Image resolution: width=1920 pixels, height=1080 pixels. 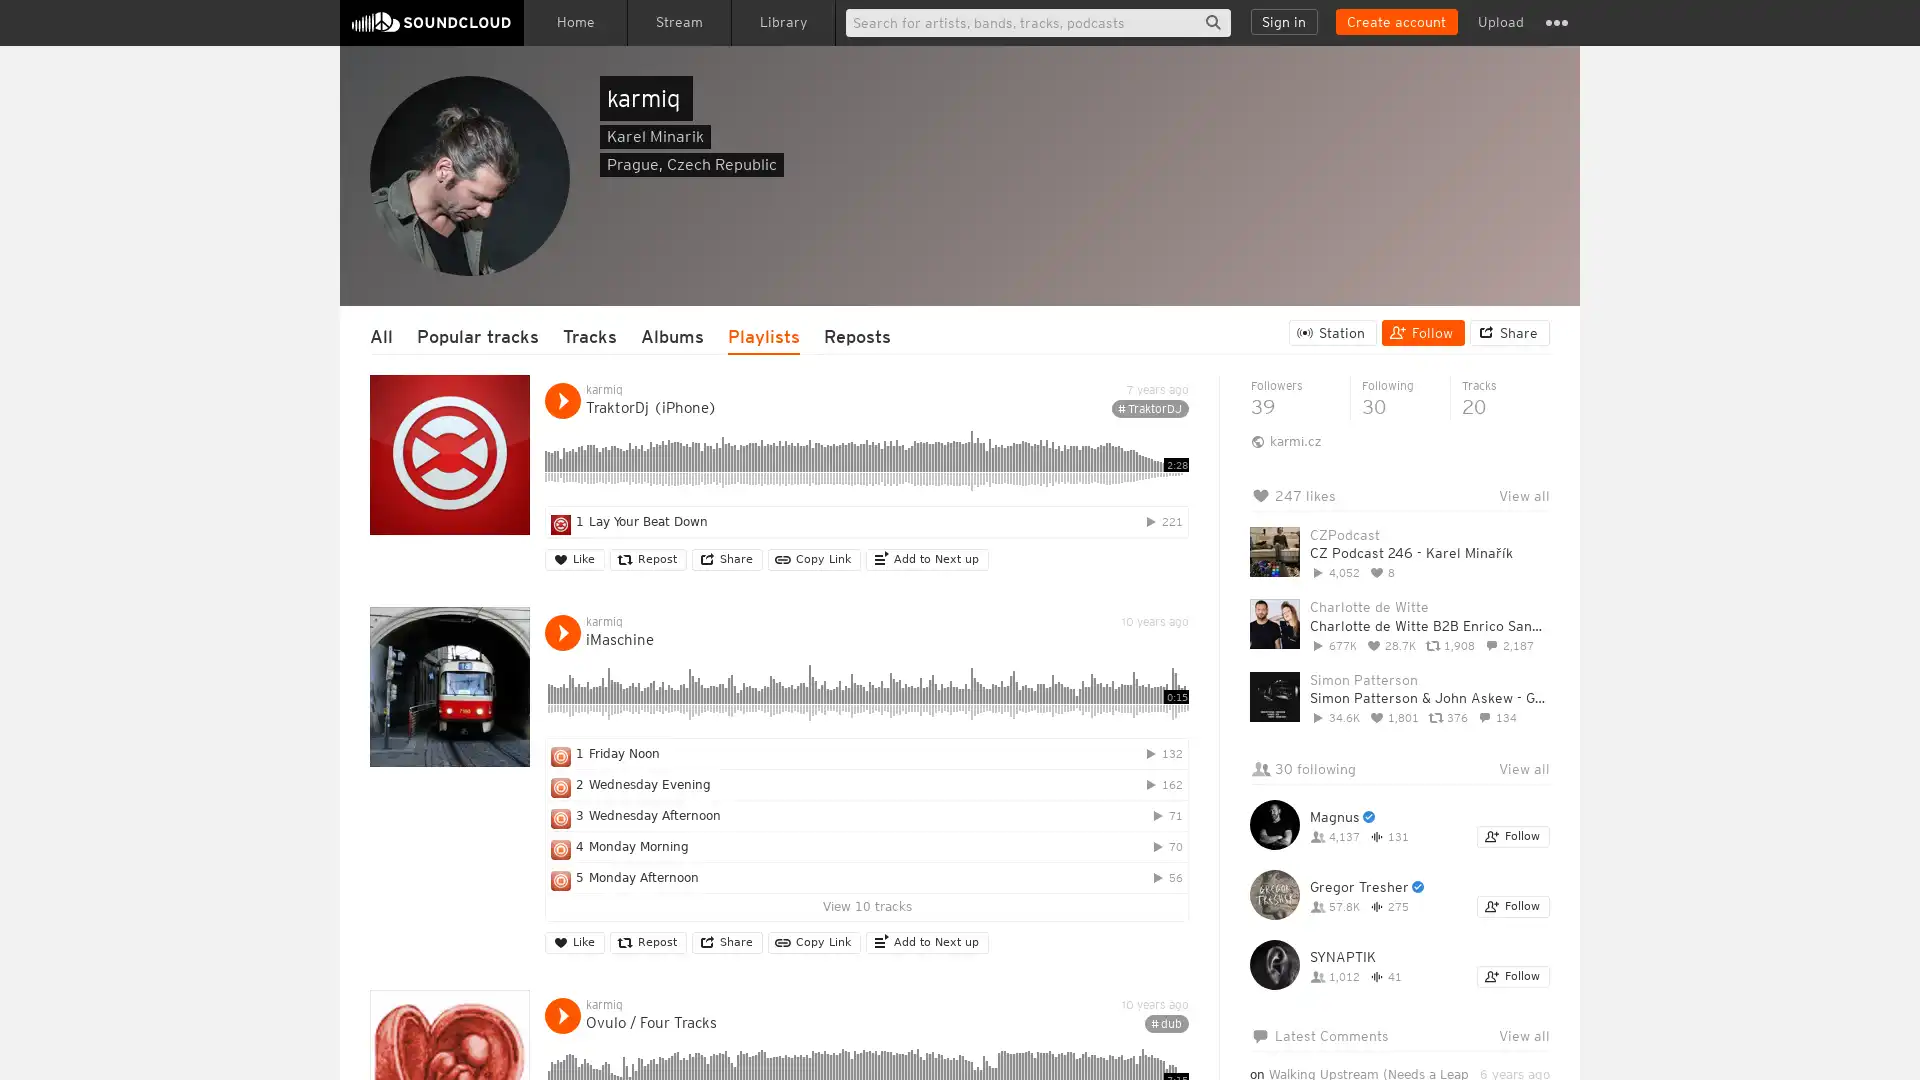 What do you see at coordinates (1284, 22) in the screenshot?
I see `Sign in` at bounding box center [1284, 22].